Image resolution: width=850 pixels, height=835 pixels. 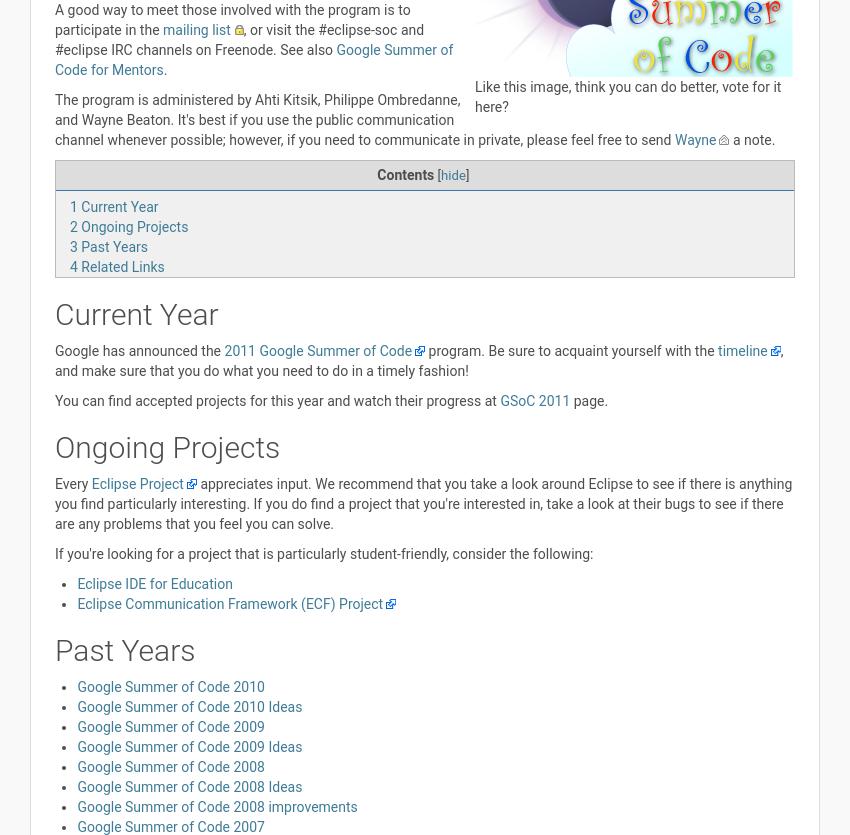 I want to click on 'Google Summer of Code 2009', so click(x=77, y=726).